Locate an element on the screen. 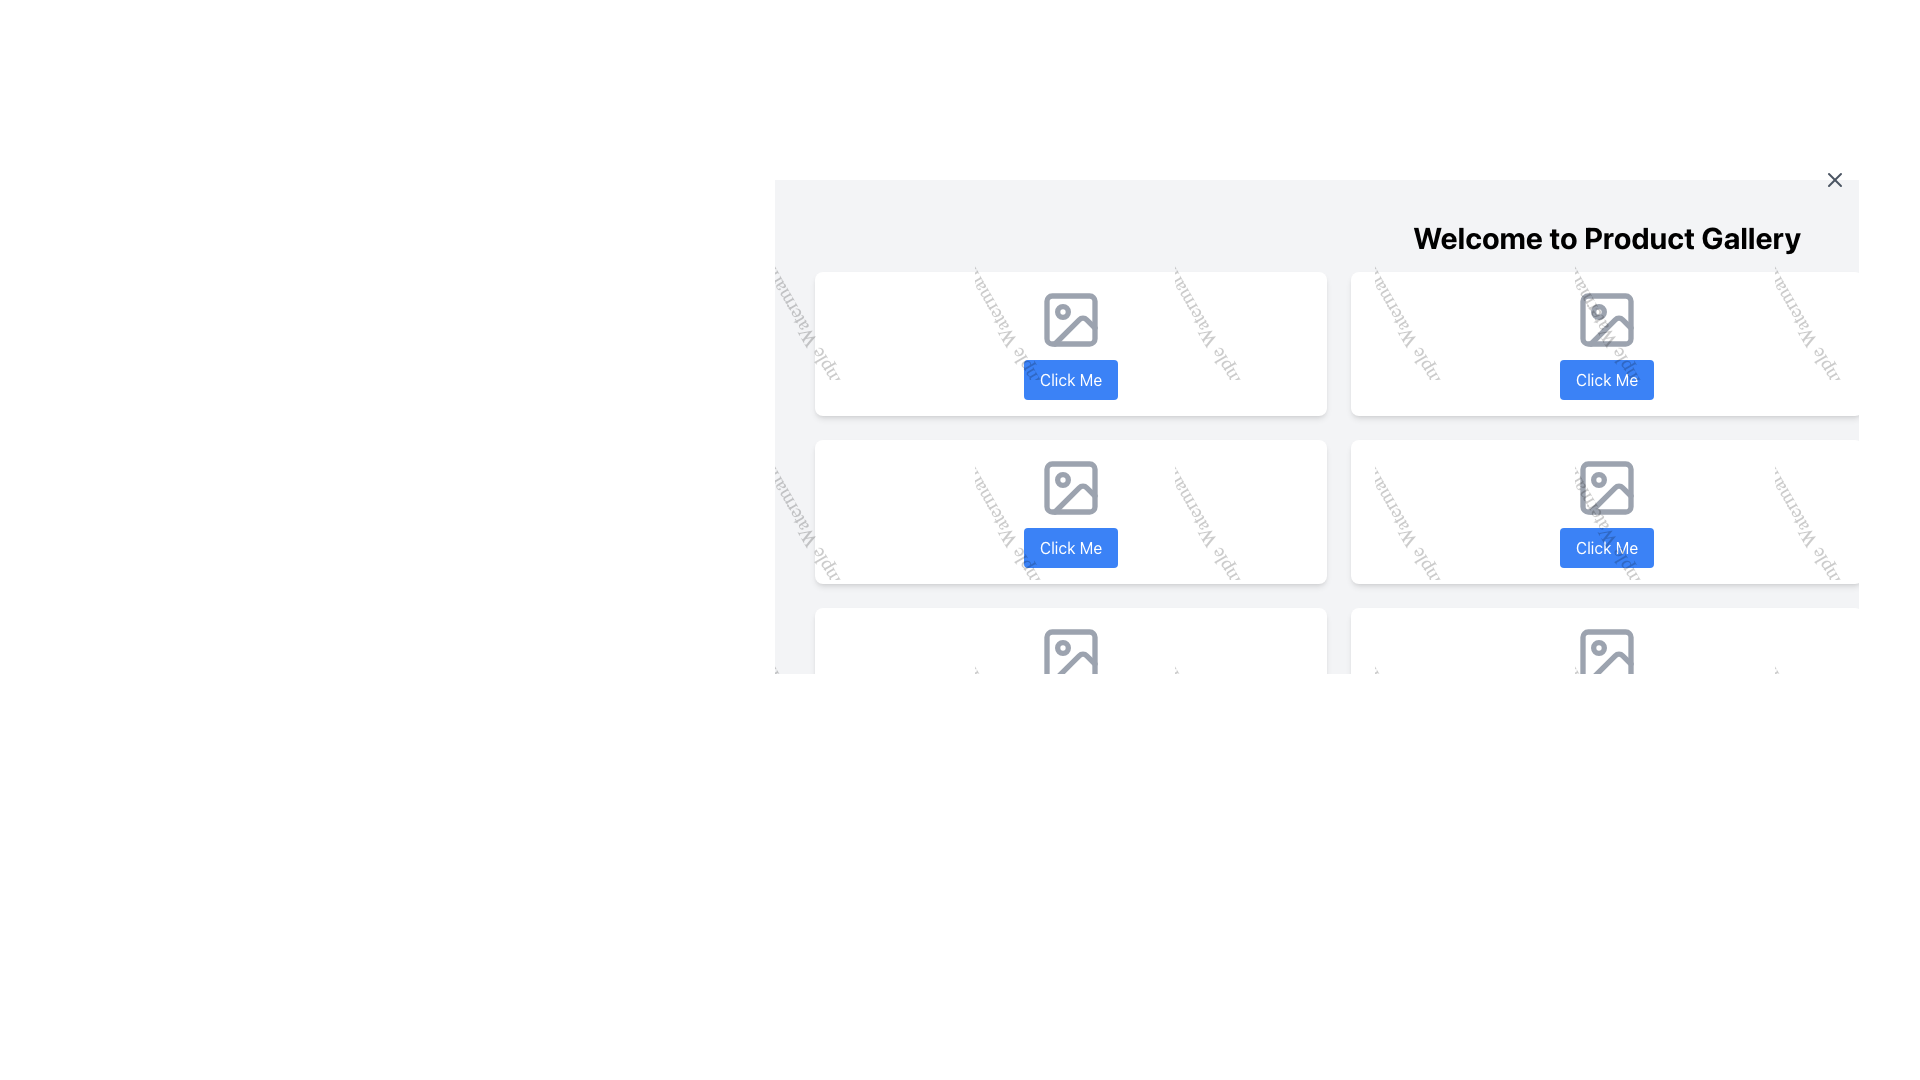 The image size is (1920, 1080). the Image Placeholder Icon, which is a circular icon with a gray outline located in the upper portion of a card in the top right corner of the grid is located at coordinates (1607, 319).